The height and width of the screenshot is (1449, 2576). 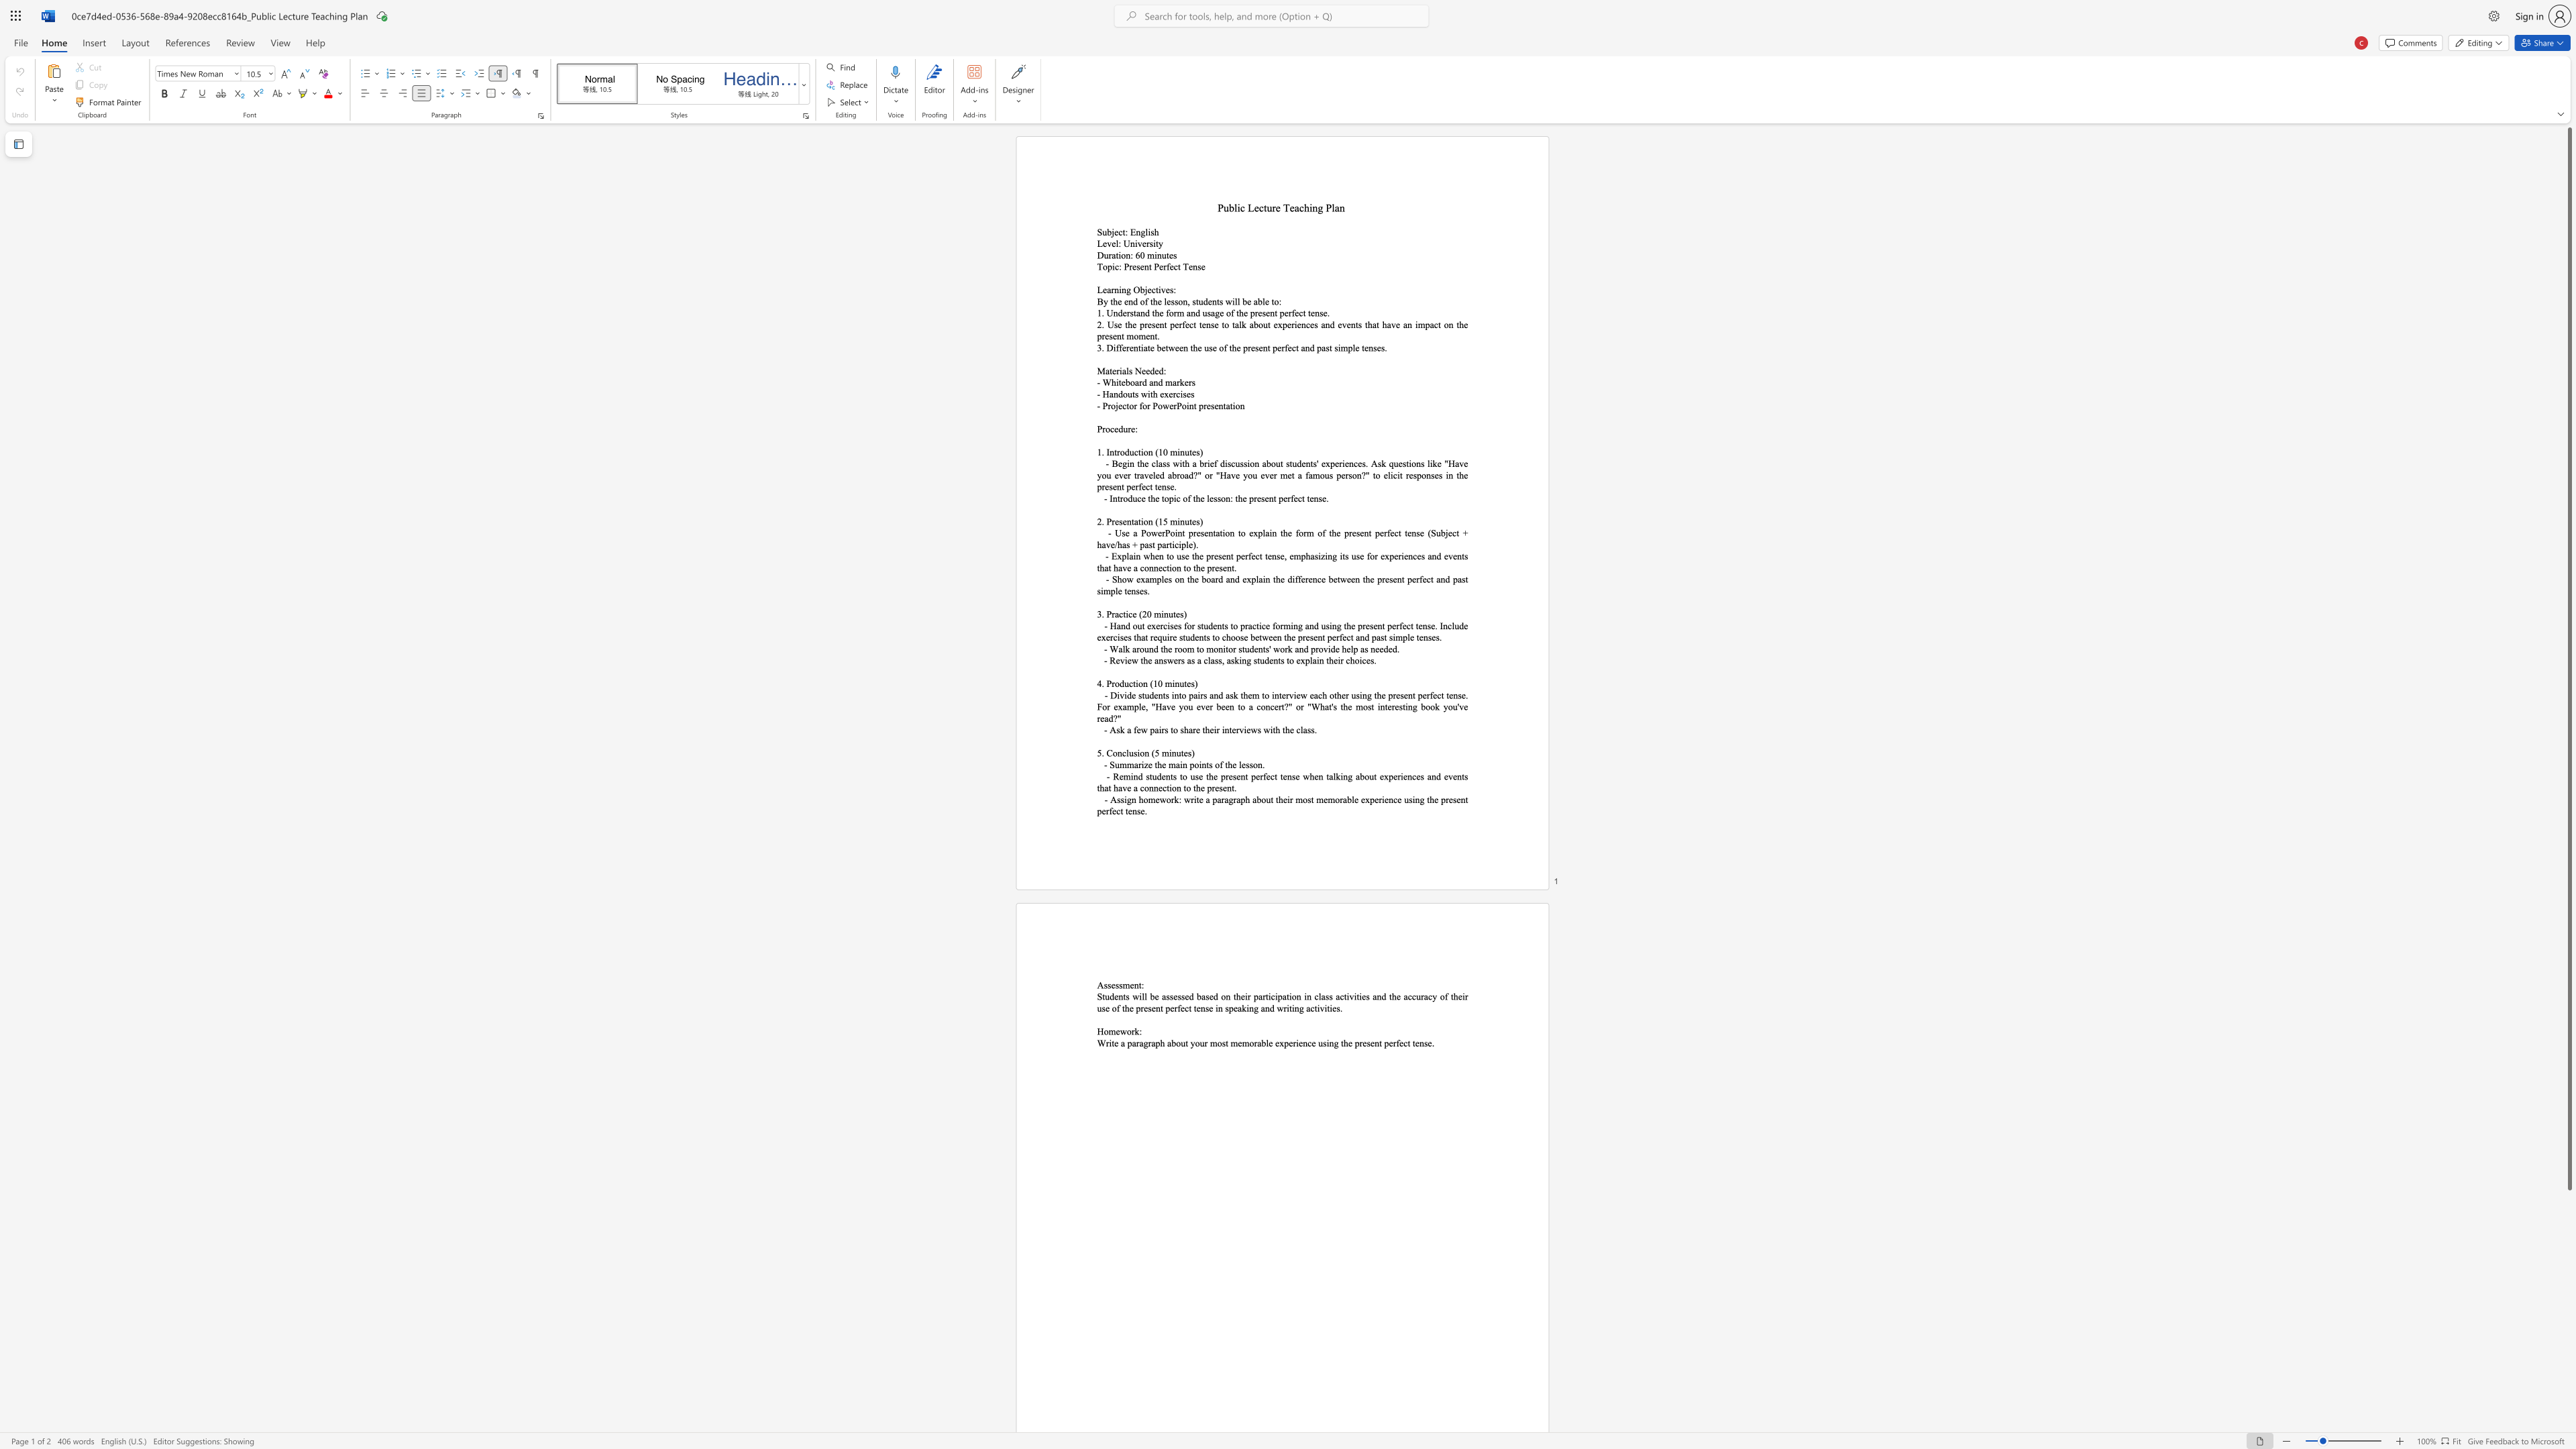 I want to click on the 10th character "e" in the text, so click(x=1324, y=312).